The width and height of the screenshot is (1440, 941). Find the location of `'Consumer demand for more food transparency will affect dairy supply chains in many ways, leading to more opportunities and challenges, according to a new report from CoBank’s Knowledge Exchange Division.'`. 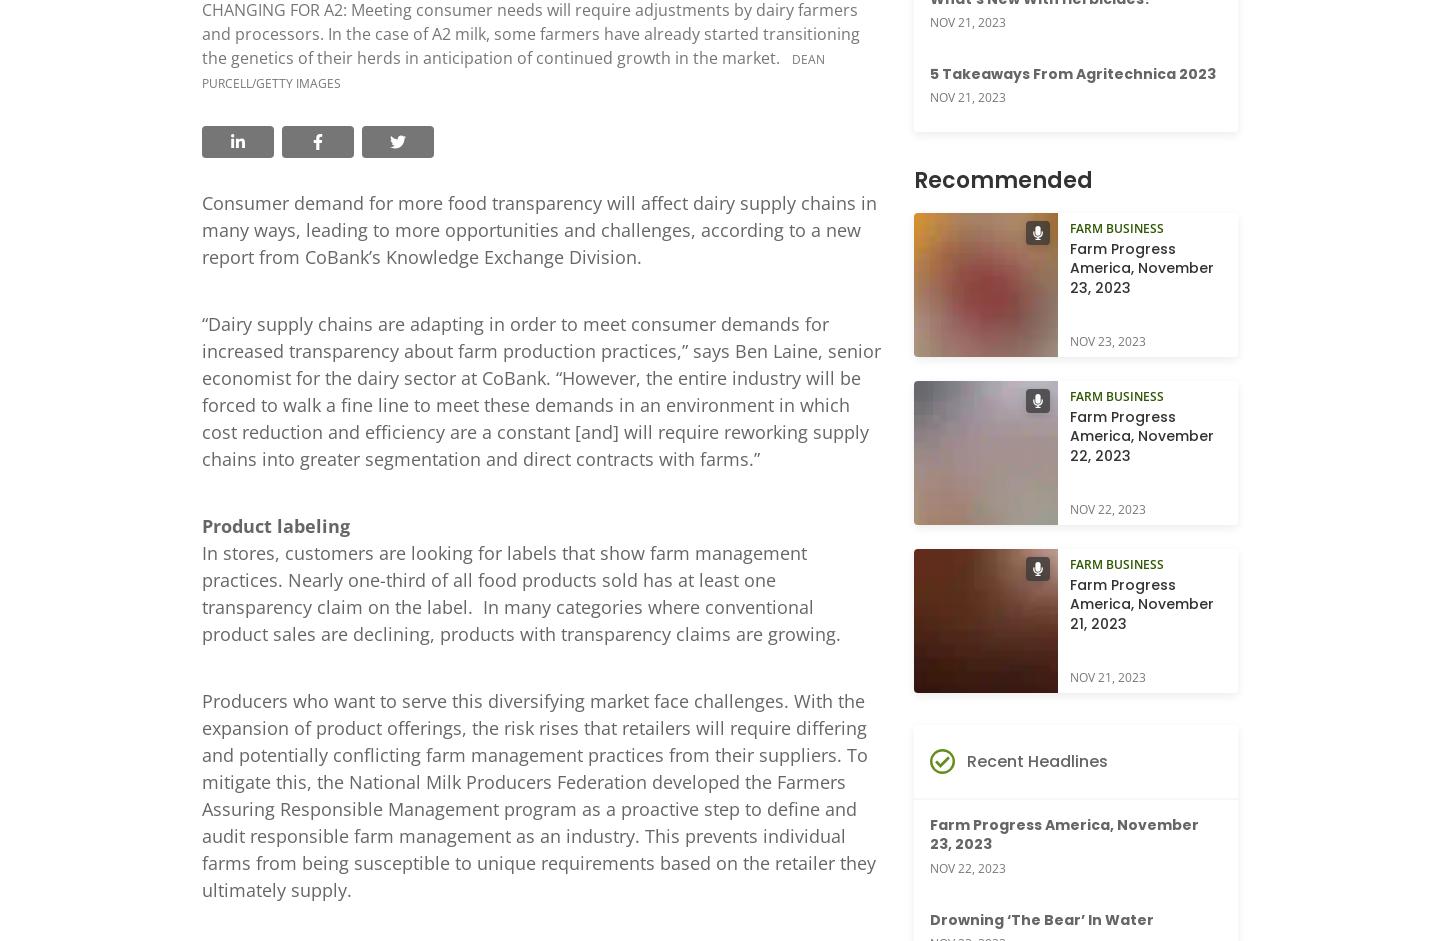

'Consumer demand for more food transparency will affect dairy supply chains in many ways, leading to more opportunities and challenges, according to a new report from CoBank’s Knowledge Exchange Division.' is located at coordinates (202, 228).